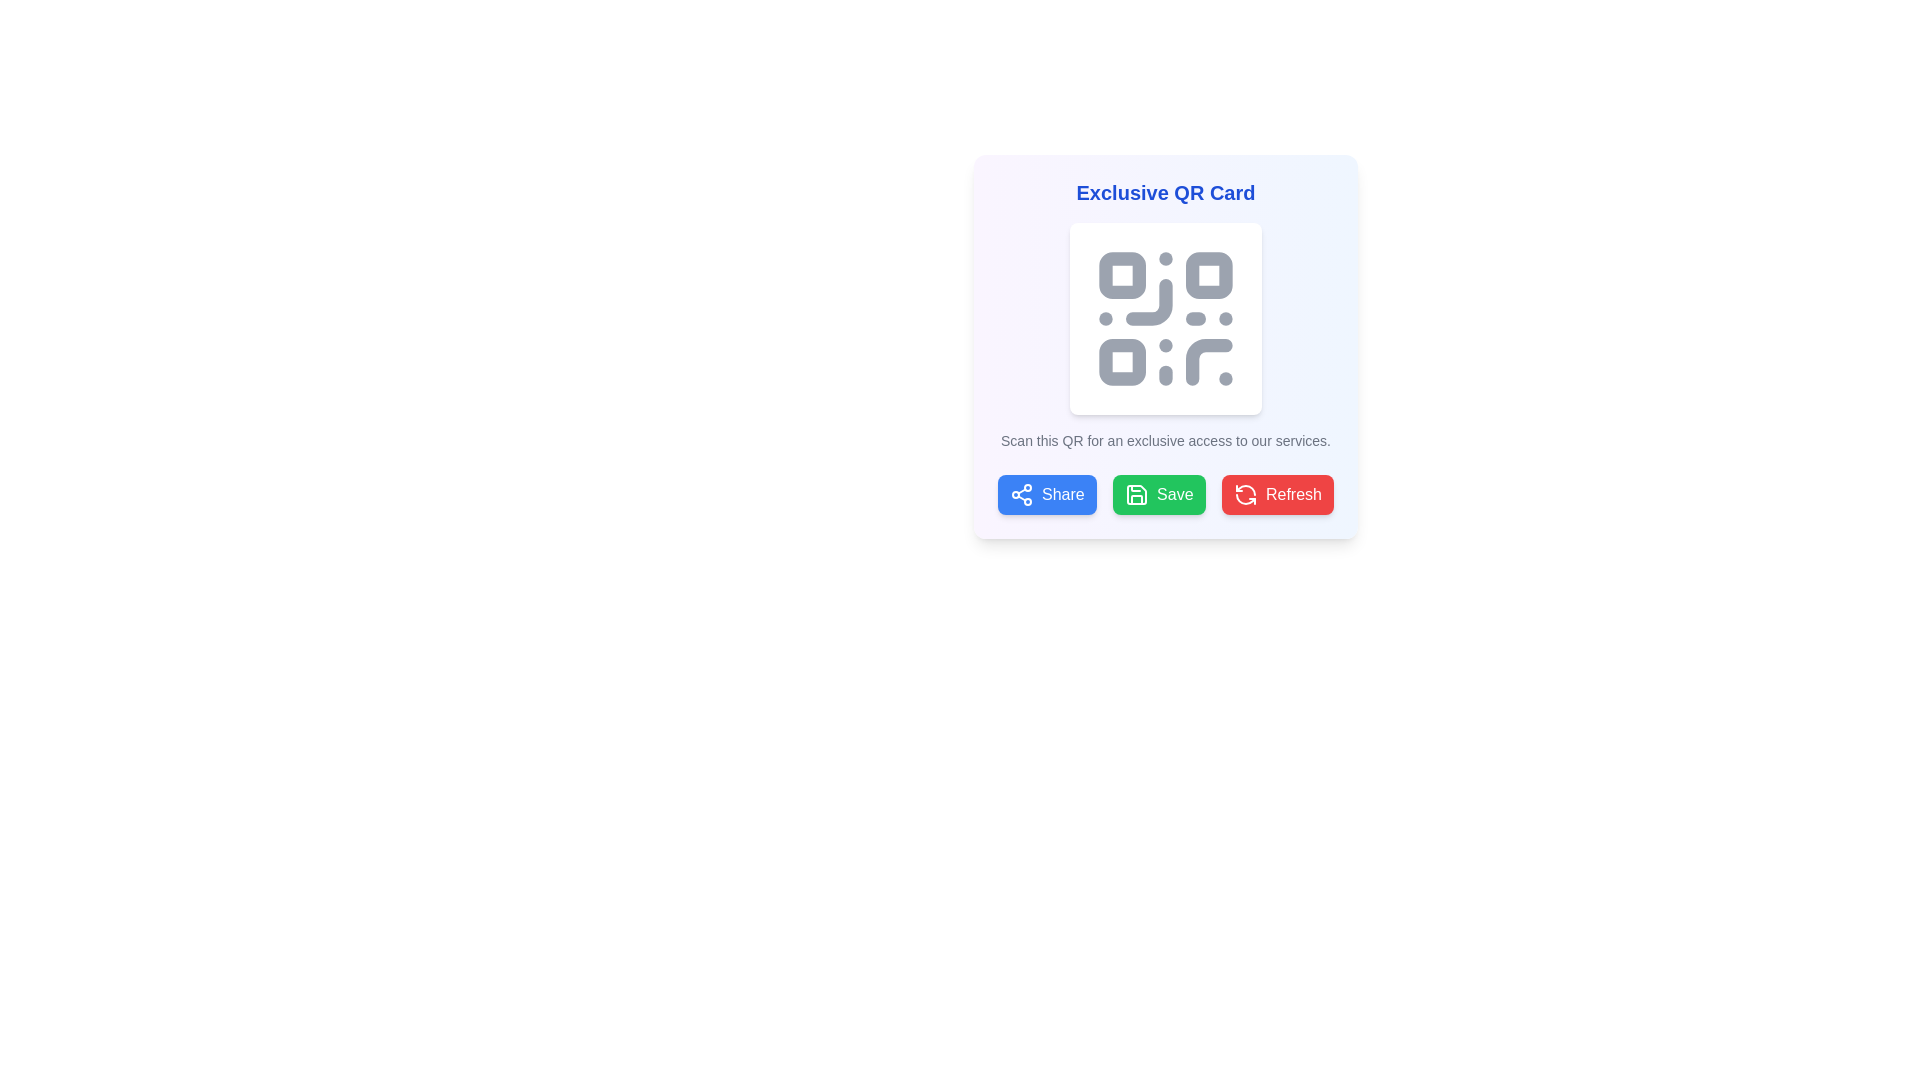 This screenshot has height=1080, width=1920. What do you see at coordinates (1208, 275) in the screenshot?
I see `the second square in the upper right quadrant of the SVG-based QR code, which contributes to its visual structure and scanning functionality` at bounding box center [1208, 275].